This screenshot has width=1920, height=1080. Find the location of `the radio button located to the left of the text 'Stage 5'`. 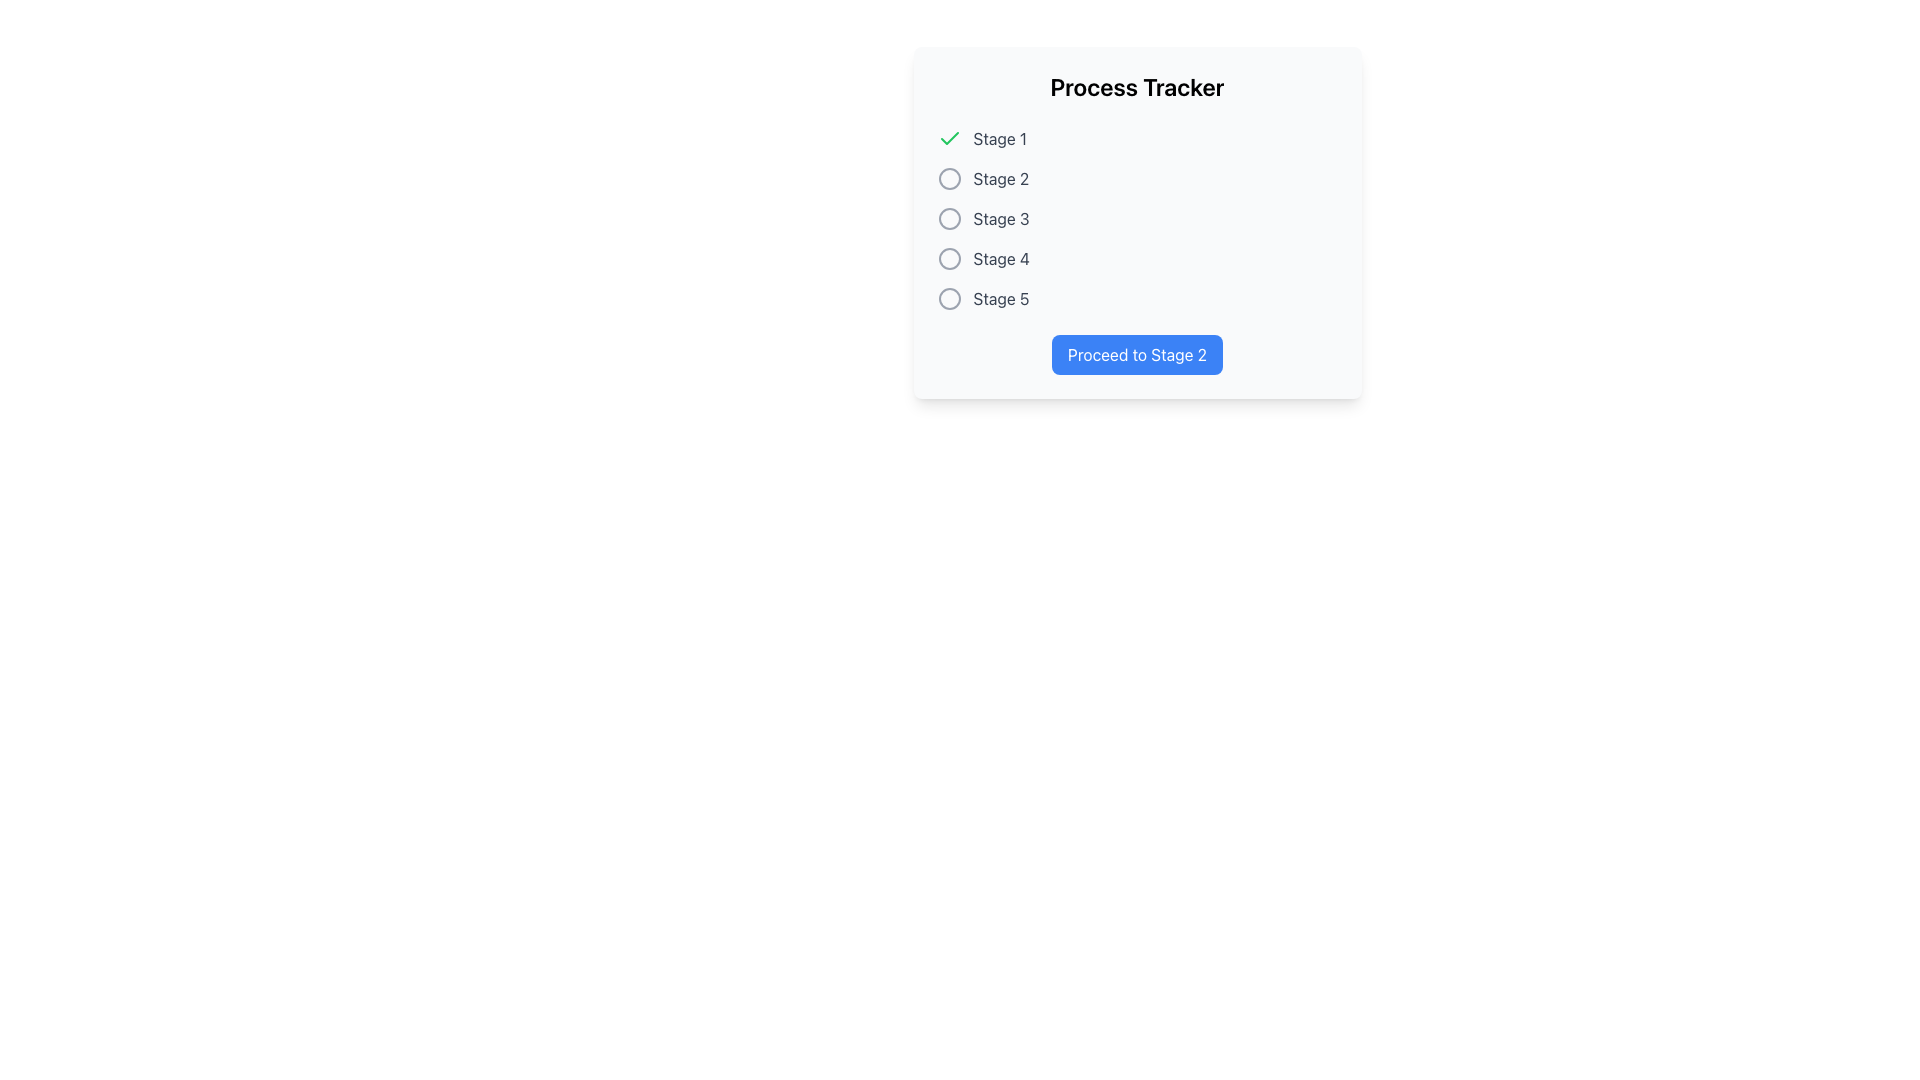

the radio button located to the left of the text 'Stage 5' is located at coordinates (948, 299).